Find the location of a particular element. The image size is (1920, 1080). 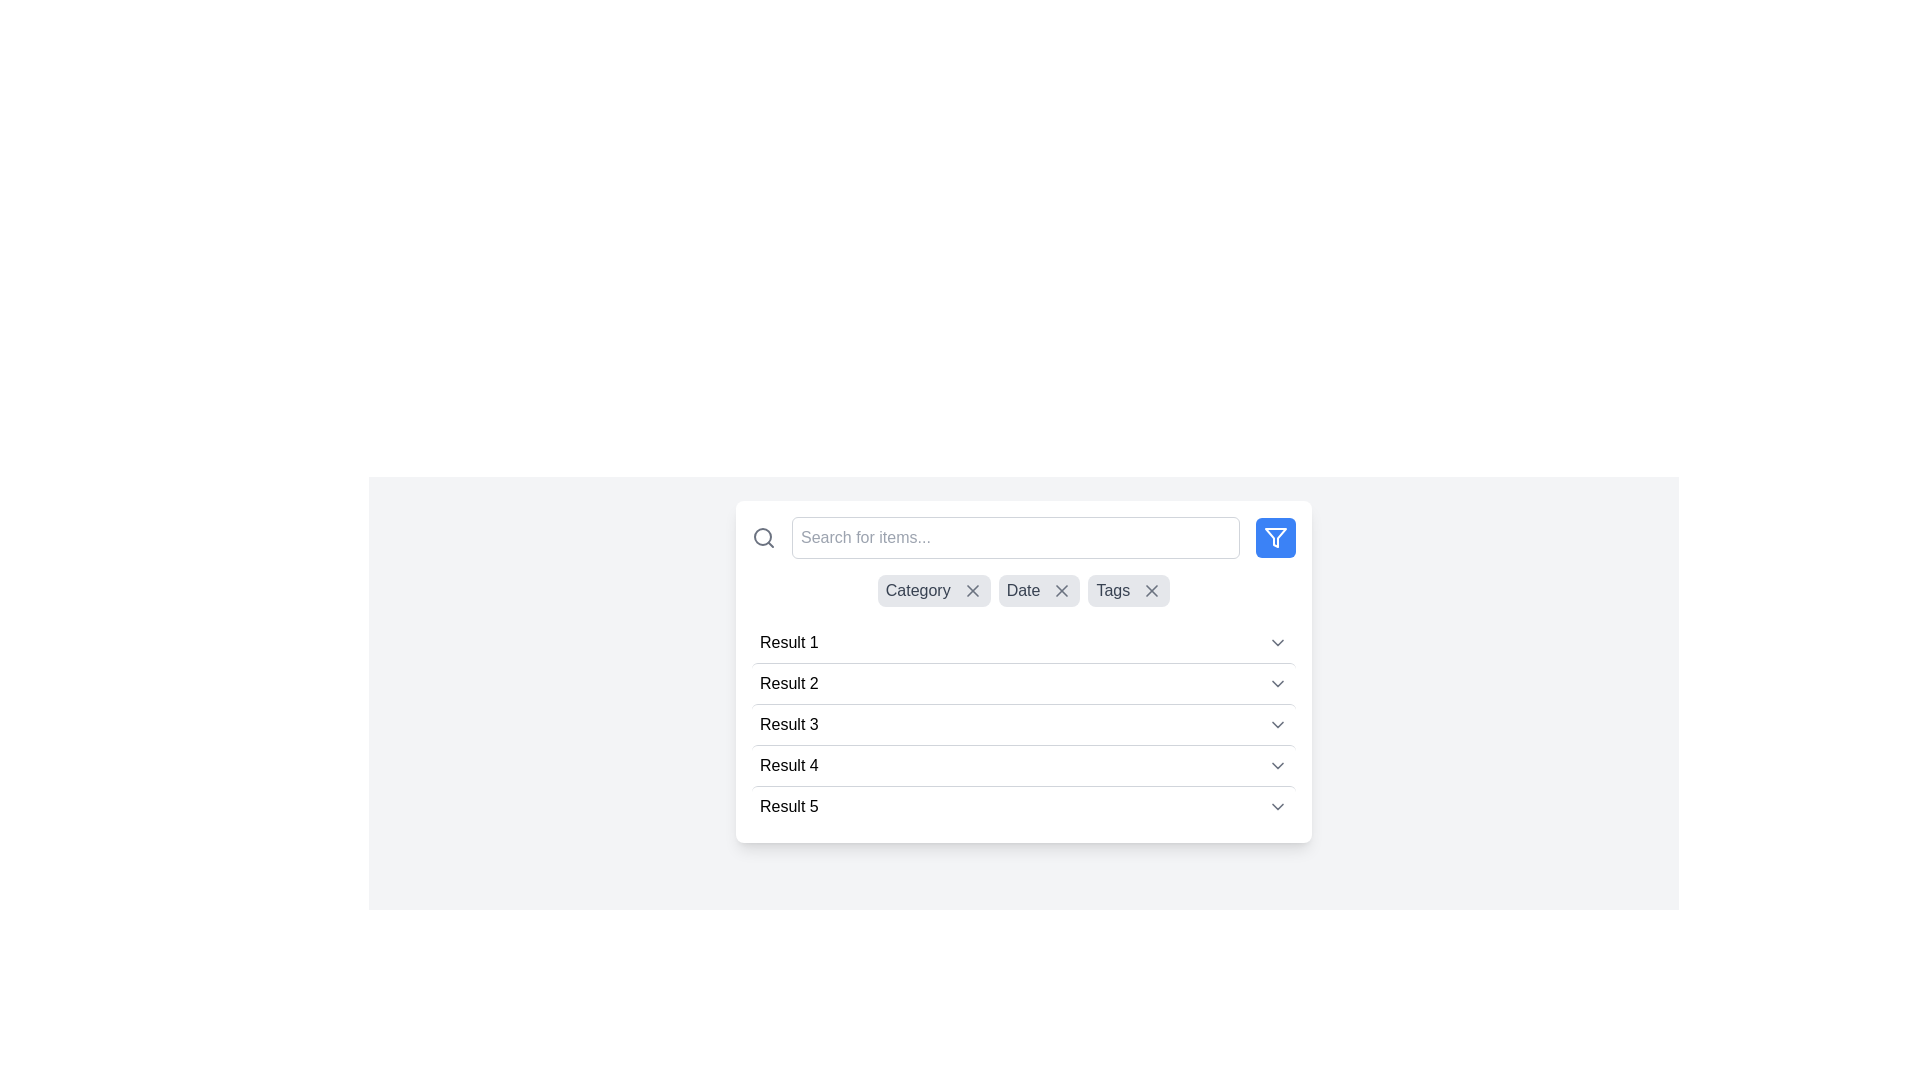

text content of the Text label displaying 'Result 1', which is the first entry in a vertical list of results is located at coordinates (788, 643).